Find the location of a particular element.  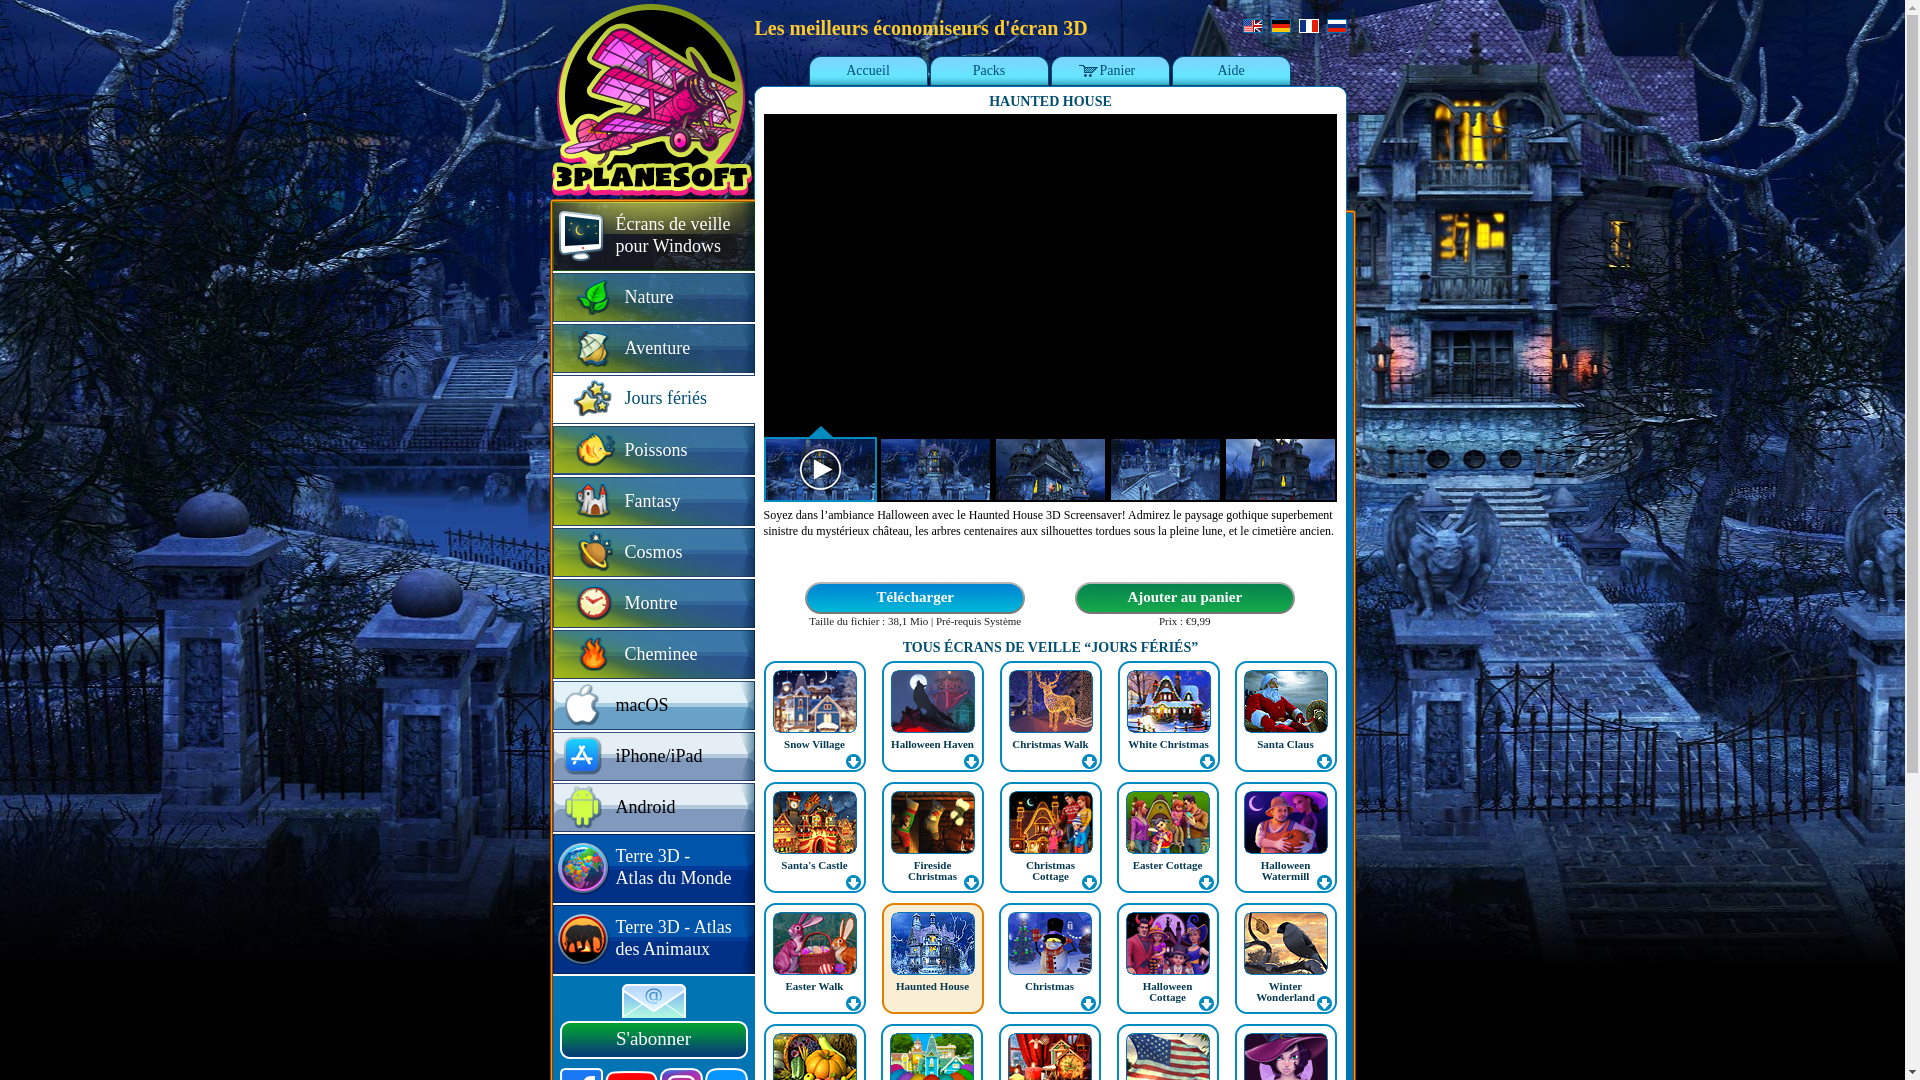

'Christmas Cottage' is located at coordinates (999, 837).